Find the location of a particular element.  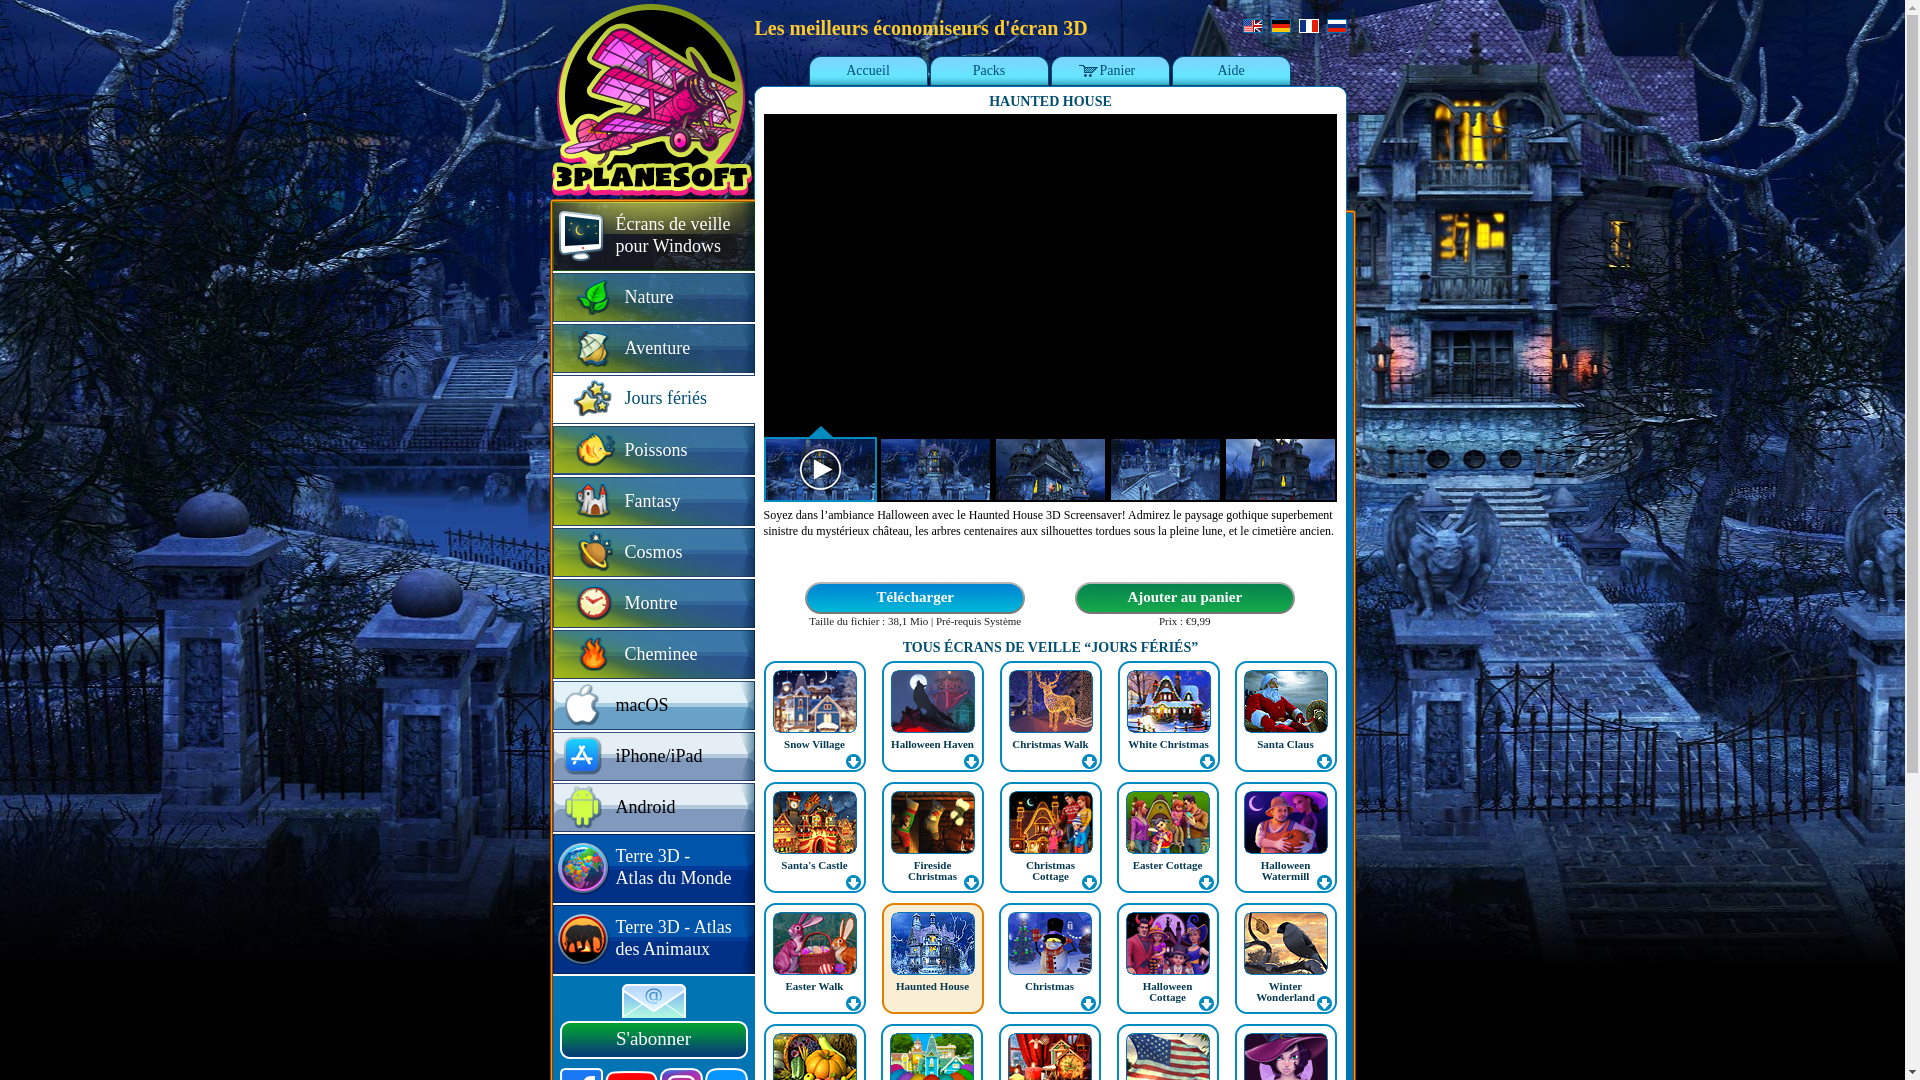

'Christmas Cottage' is located at coordinates (999, 837).